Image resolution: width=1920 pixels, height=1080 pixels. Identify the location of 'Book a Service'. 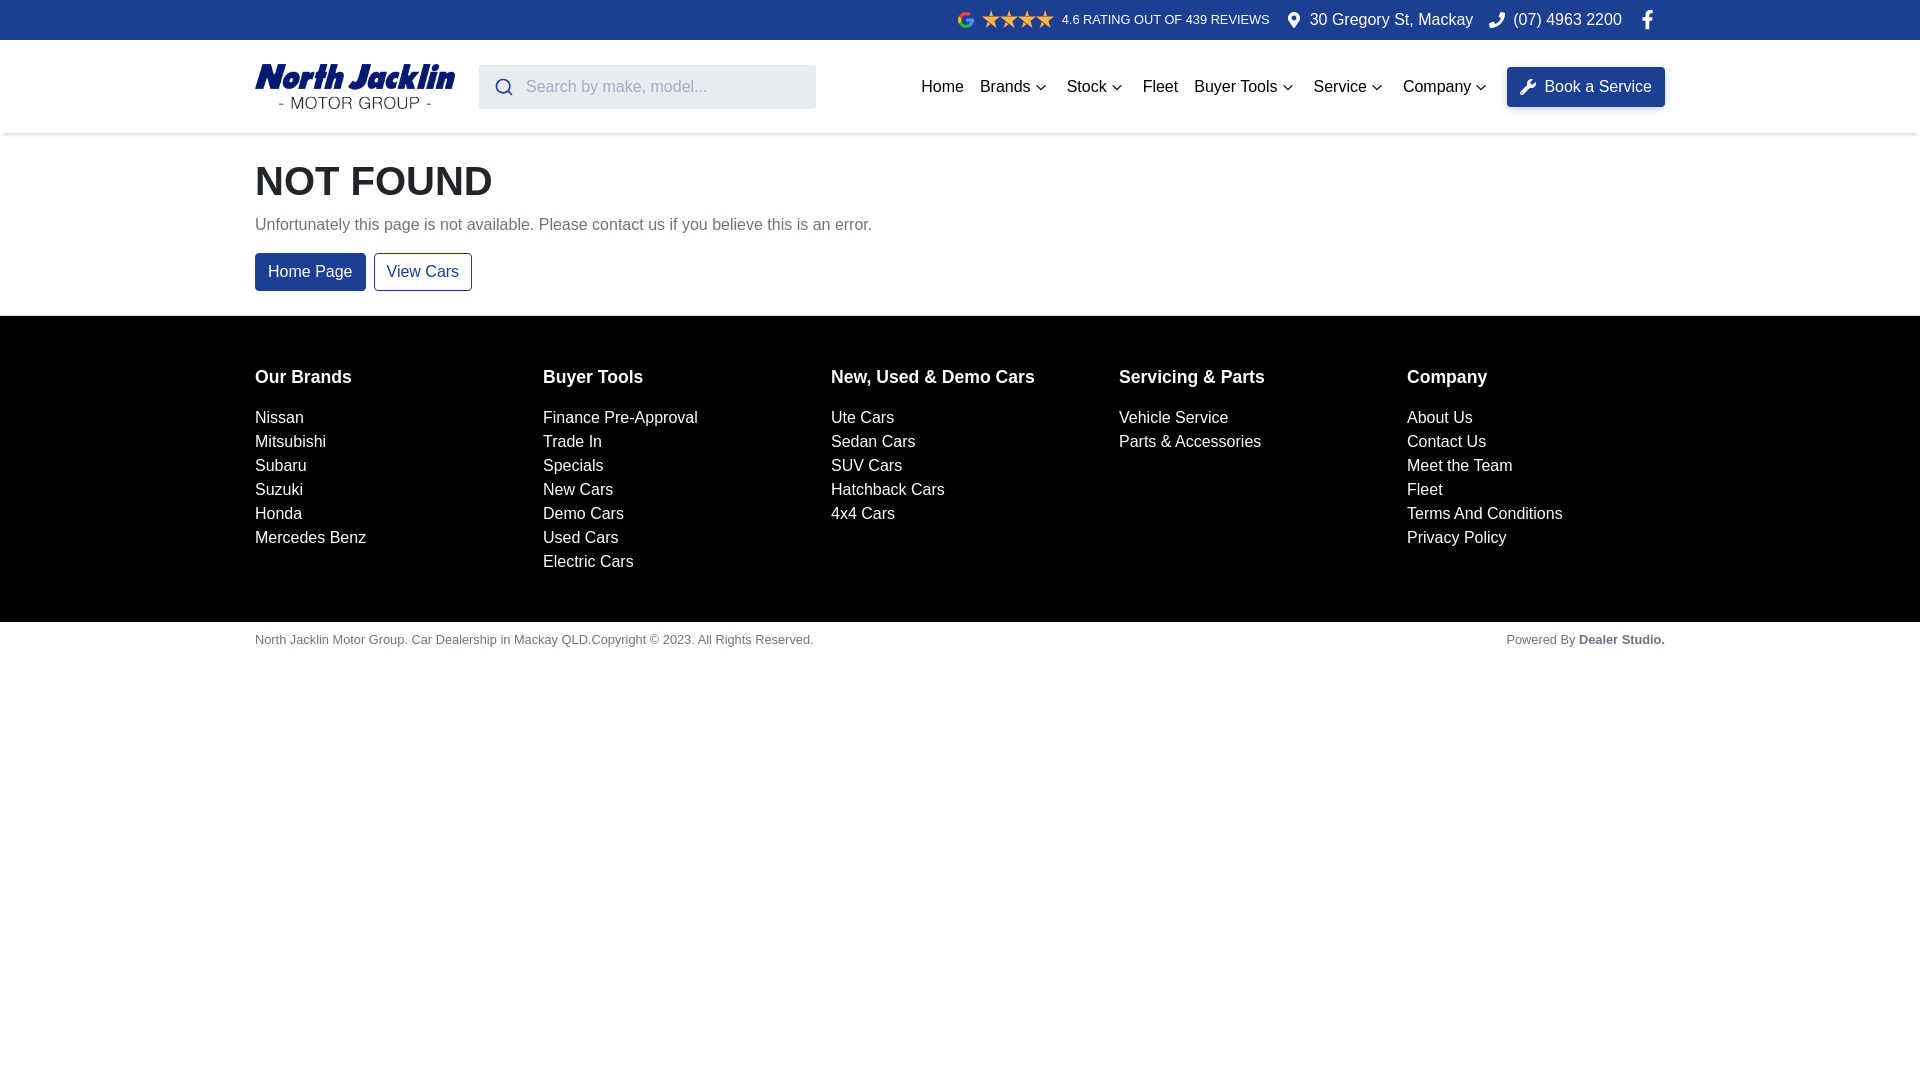
(1507, 84).